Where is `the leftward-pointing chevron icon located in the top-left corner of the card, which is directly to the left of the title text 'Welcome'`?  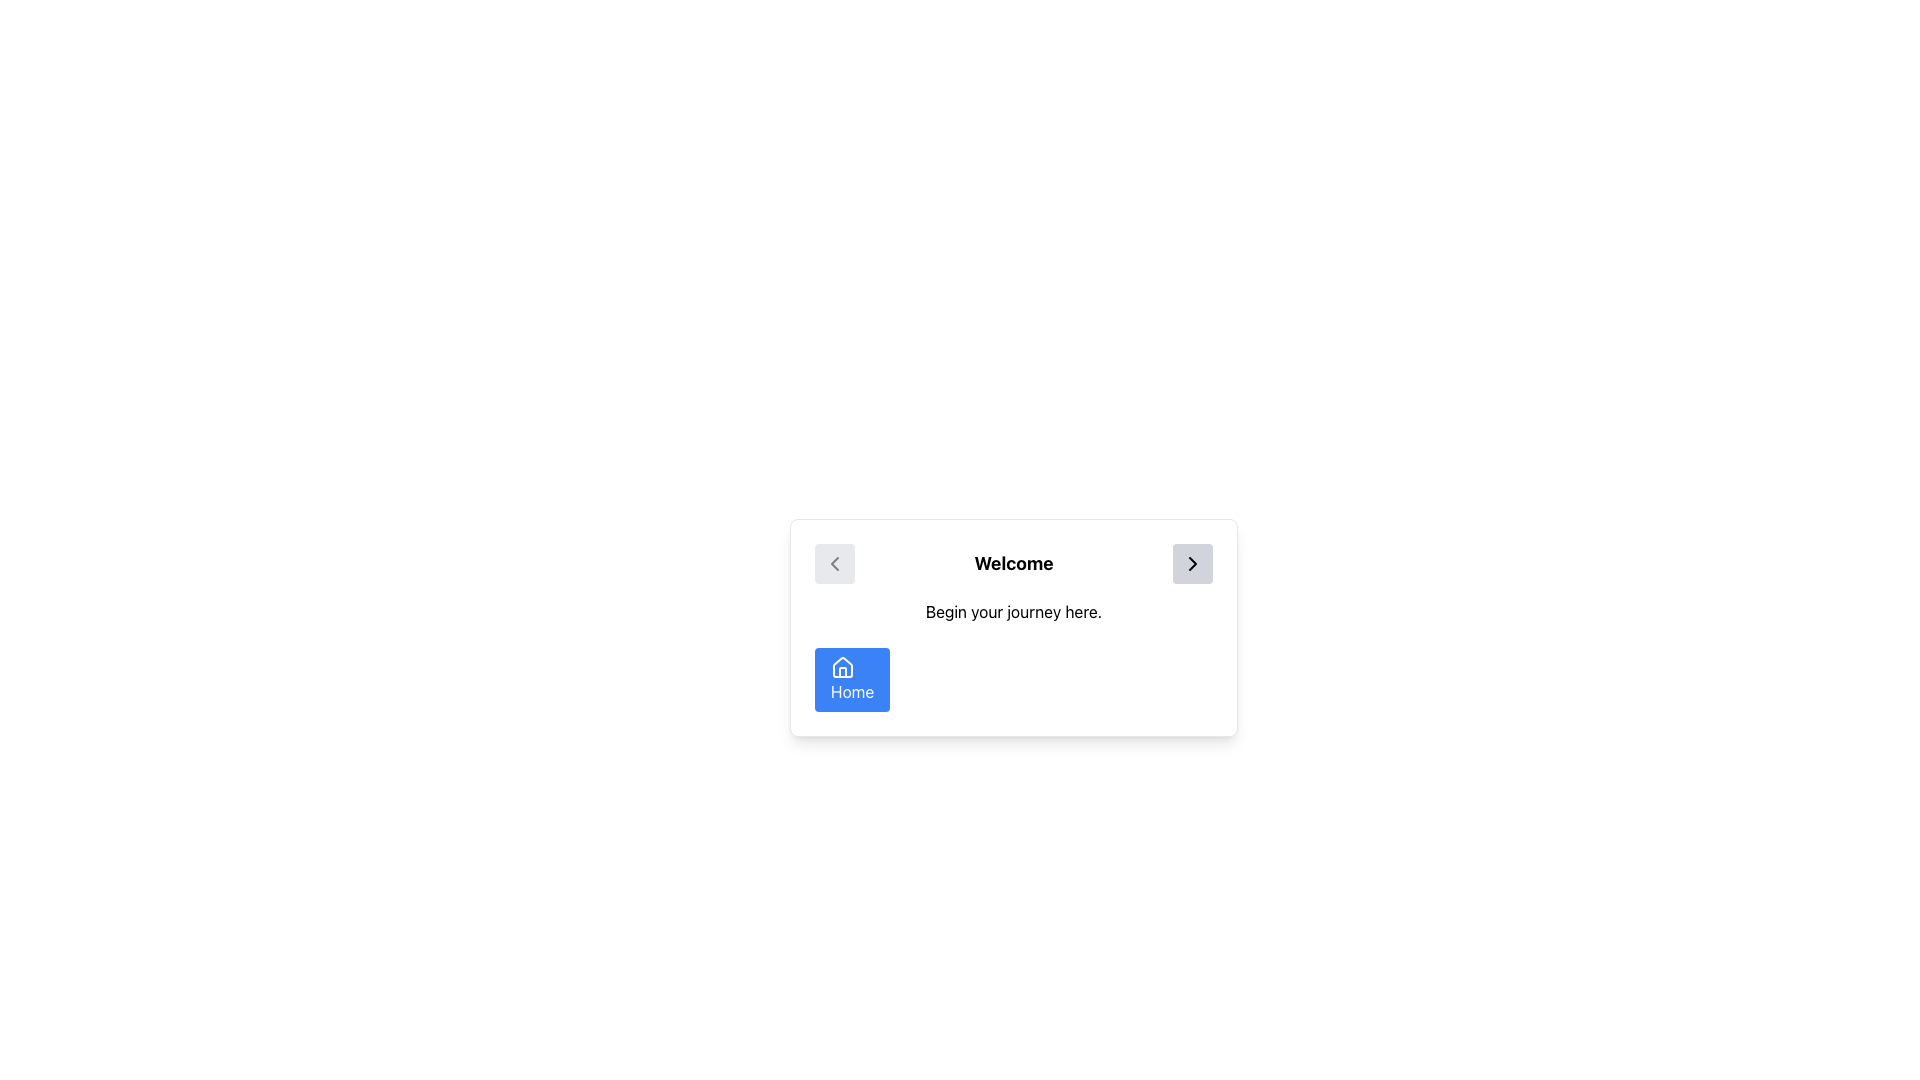 the leftward-pointing chevron icon located in the top-left corner of the card, which is directly to the left of the title text 'Welcome' is located at coordinates (835, 563).